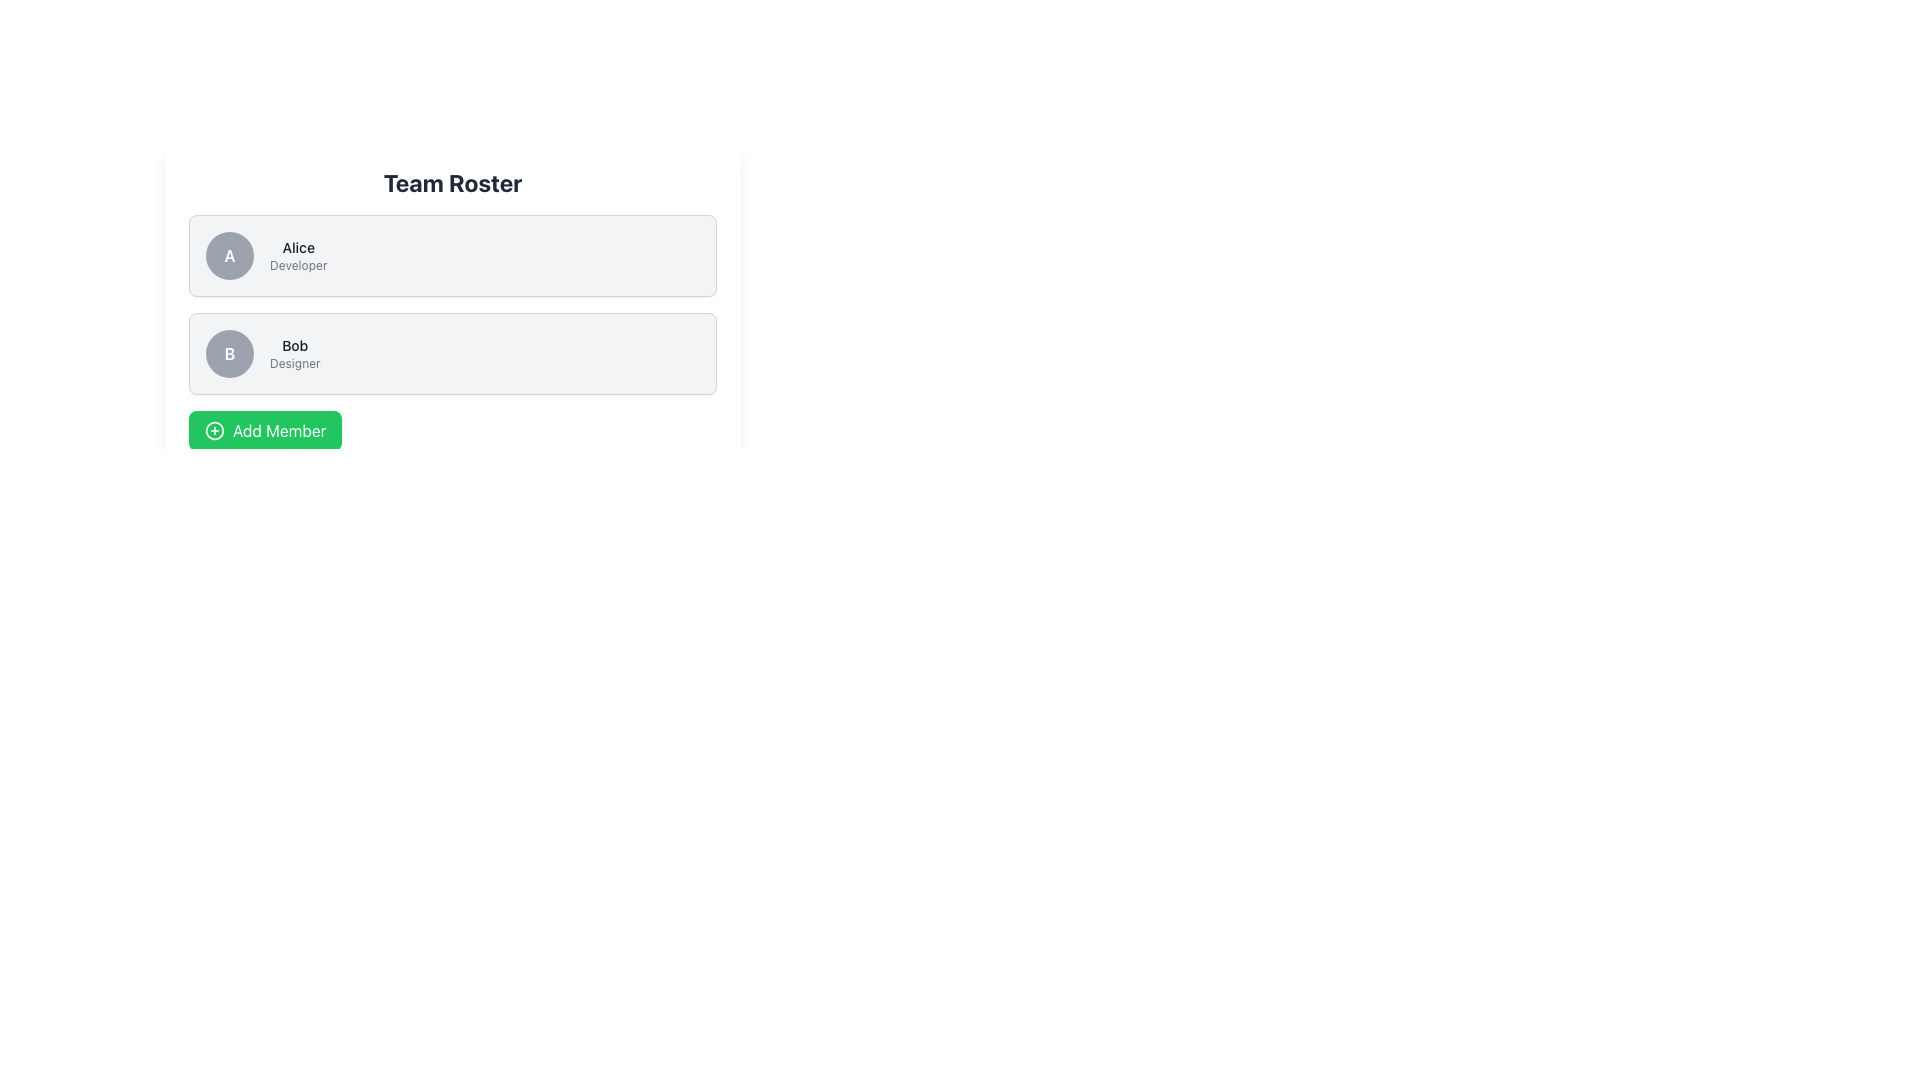 The height and width of the screenshot is (1080, 1920). What do you see at coordinates (294, 353) in the screenshot?
I see `the text label displaying a name and title located in the second row of the user listing interface, to the right of the circular avatar with the initial 'B'` at bounding box center [294, 353].